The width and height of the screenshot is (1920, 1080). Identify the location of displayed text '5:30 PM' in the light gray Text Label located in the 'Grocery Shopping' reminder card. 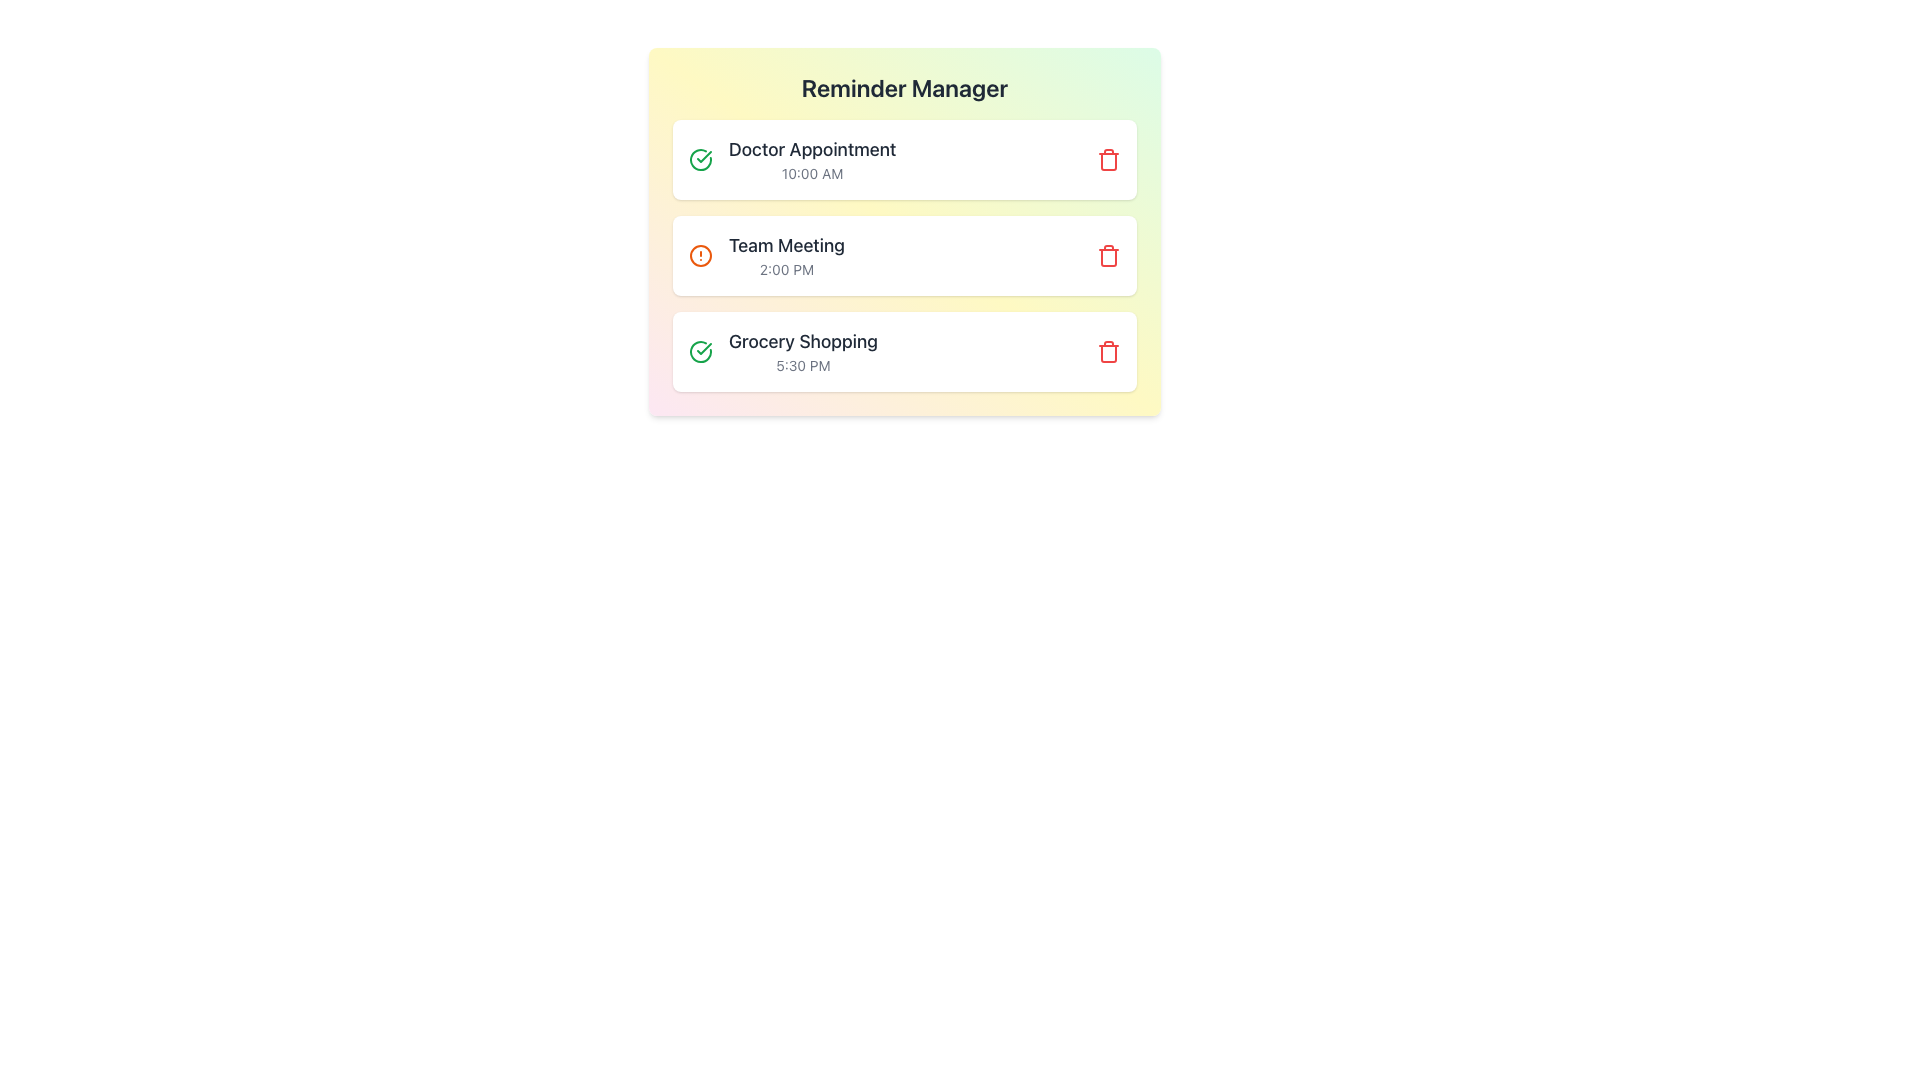
(803, 366).